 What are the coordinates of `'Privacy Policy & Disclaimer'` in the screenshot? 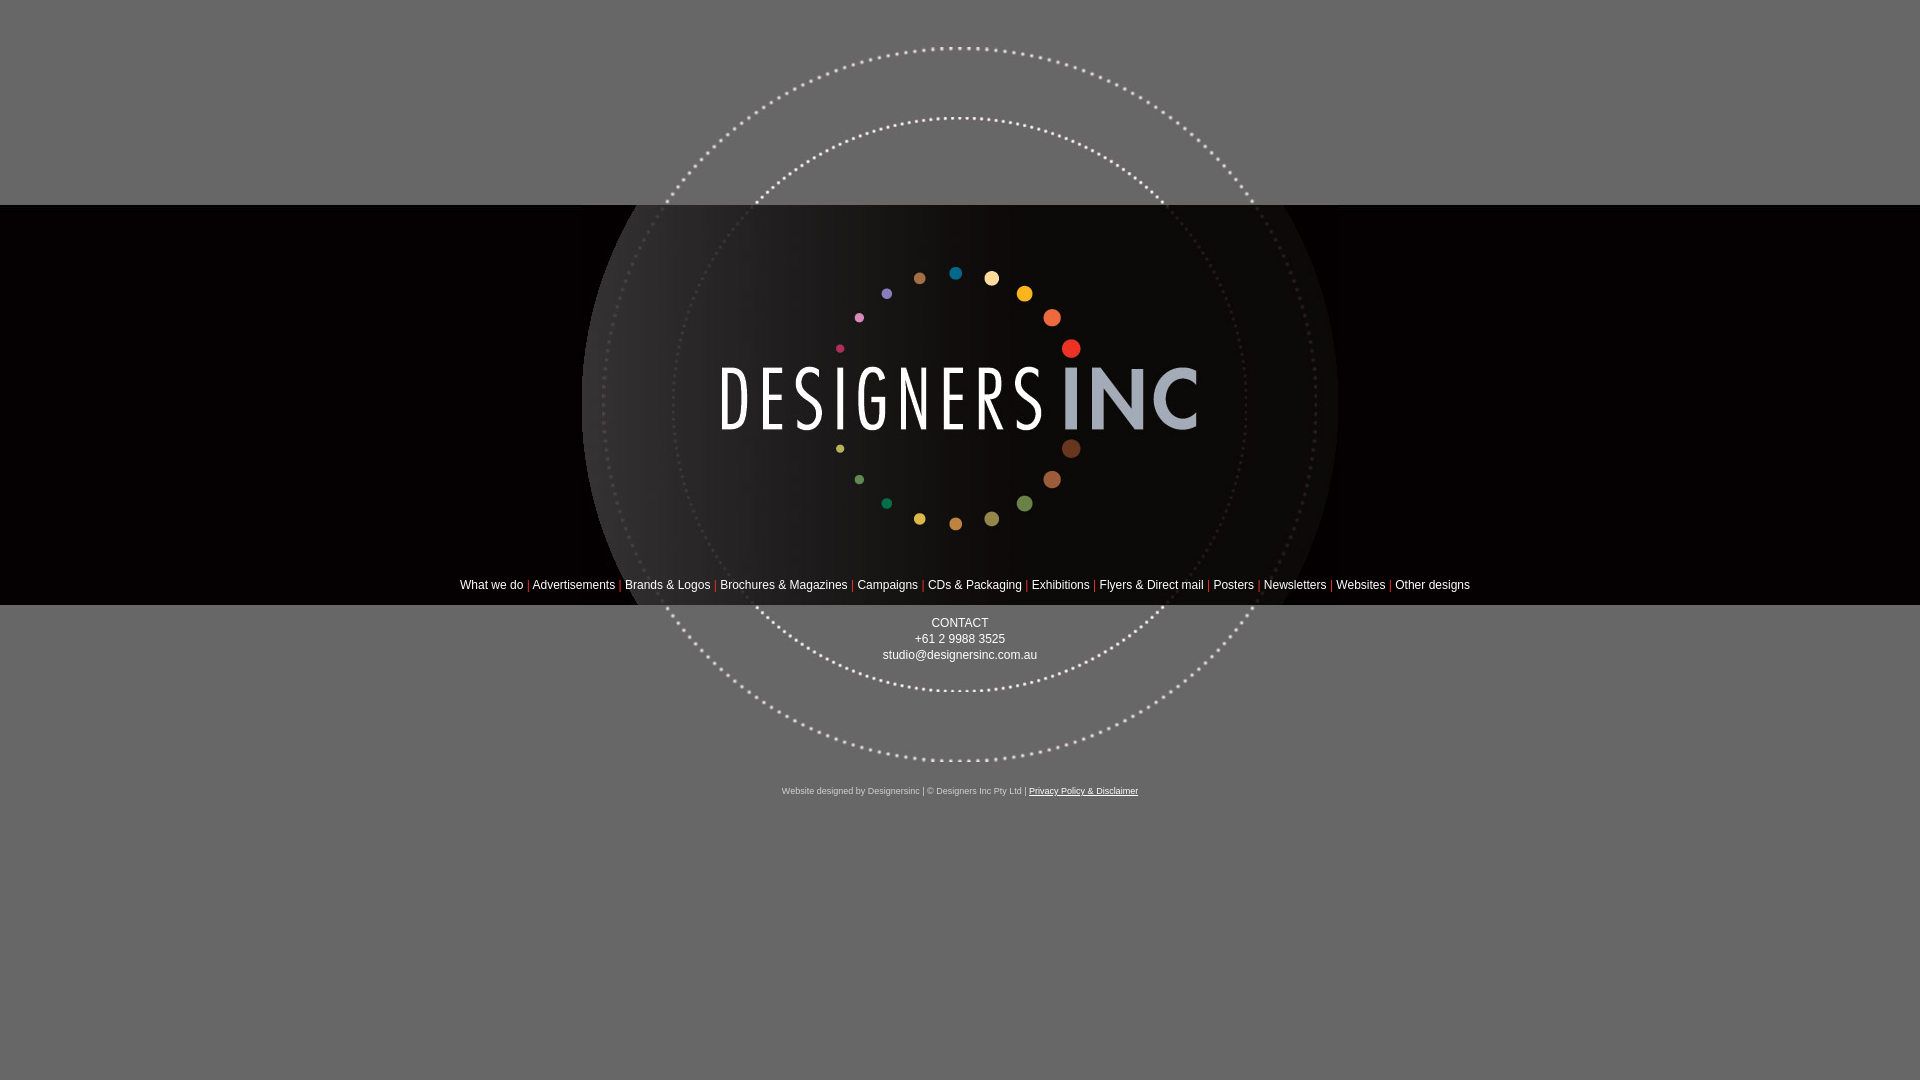 It's located at (1028, 789).